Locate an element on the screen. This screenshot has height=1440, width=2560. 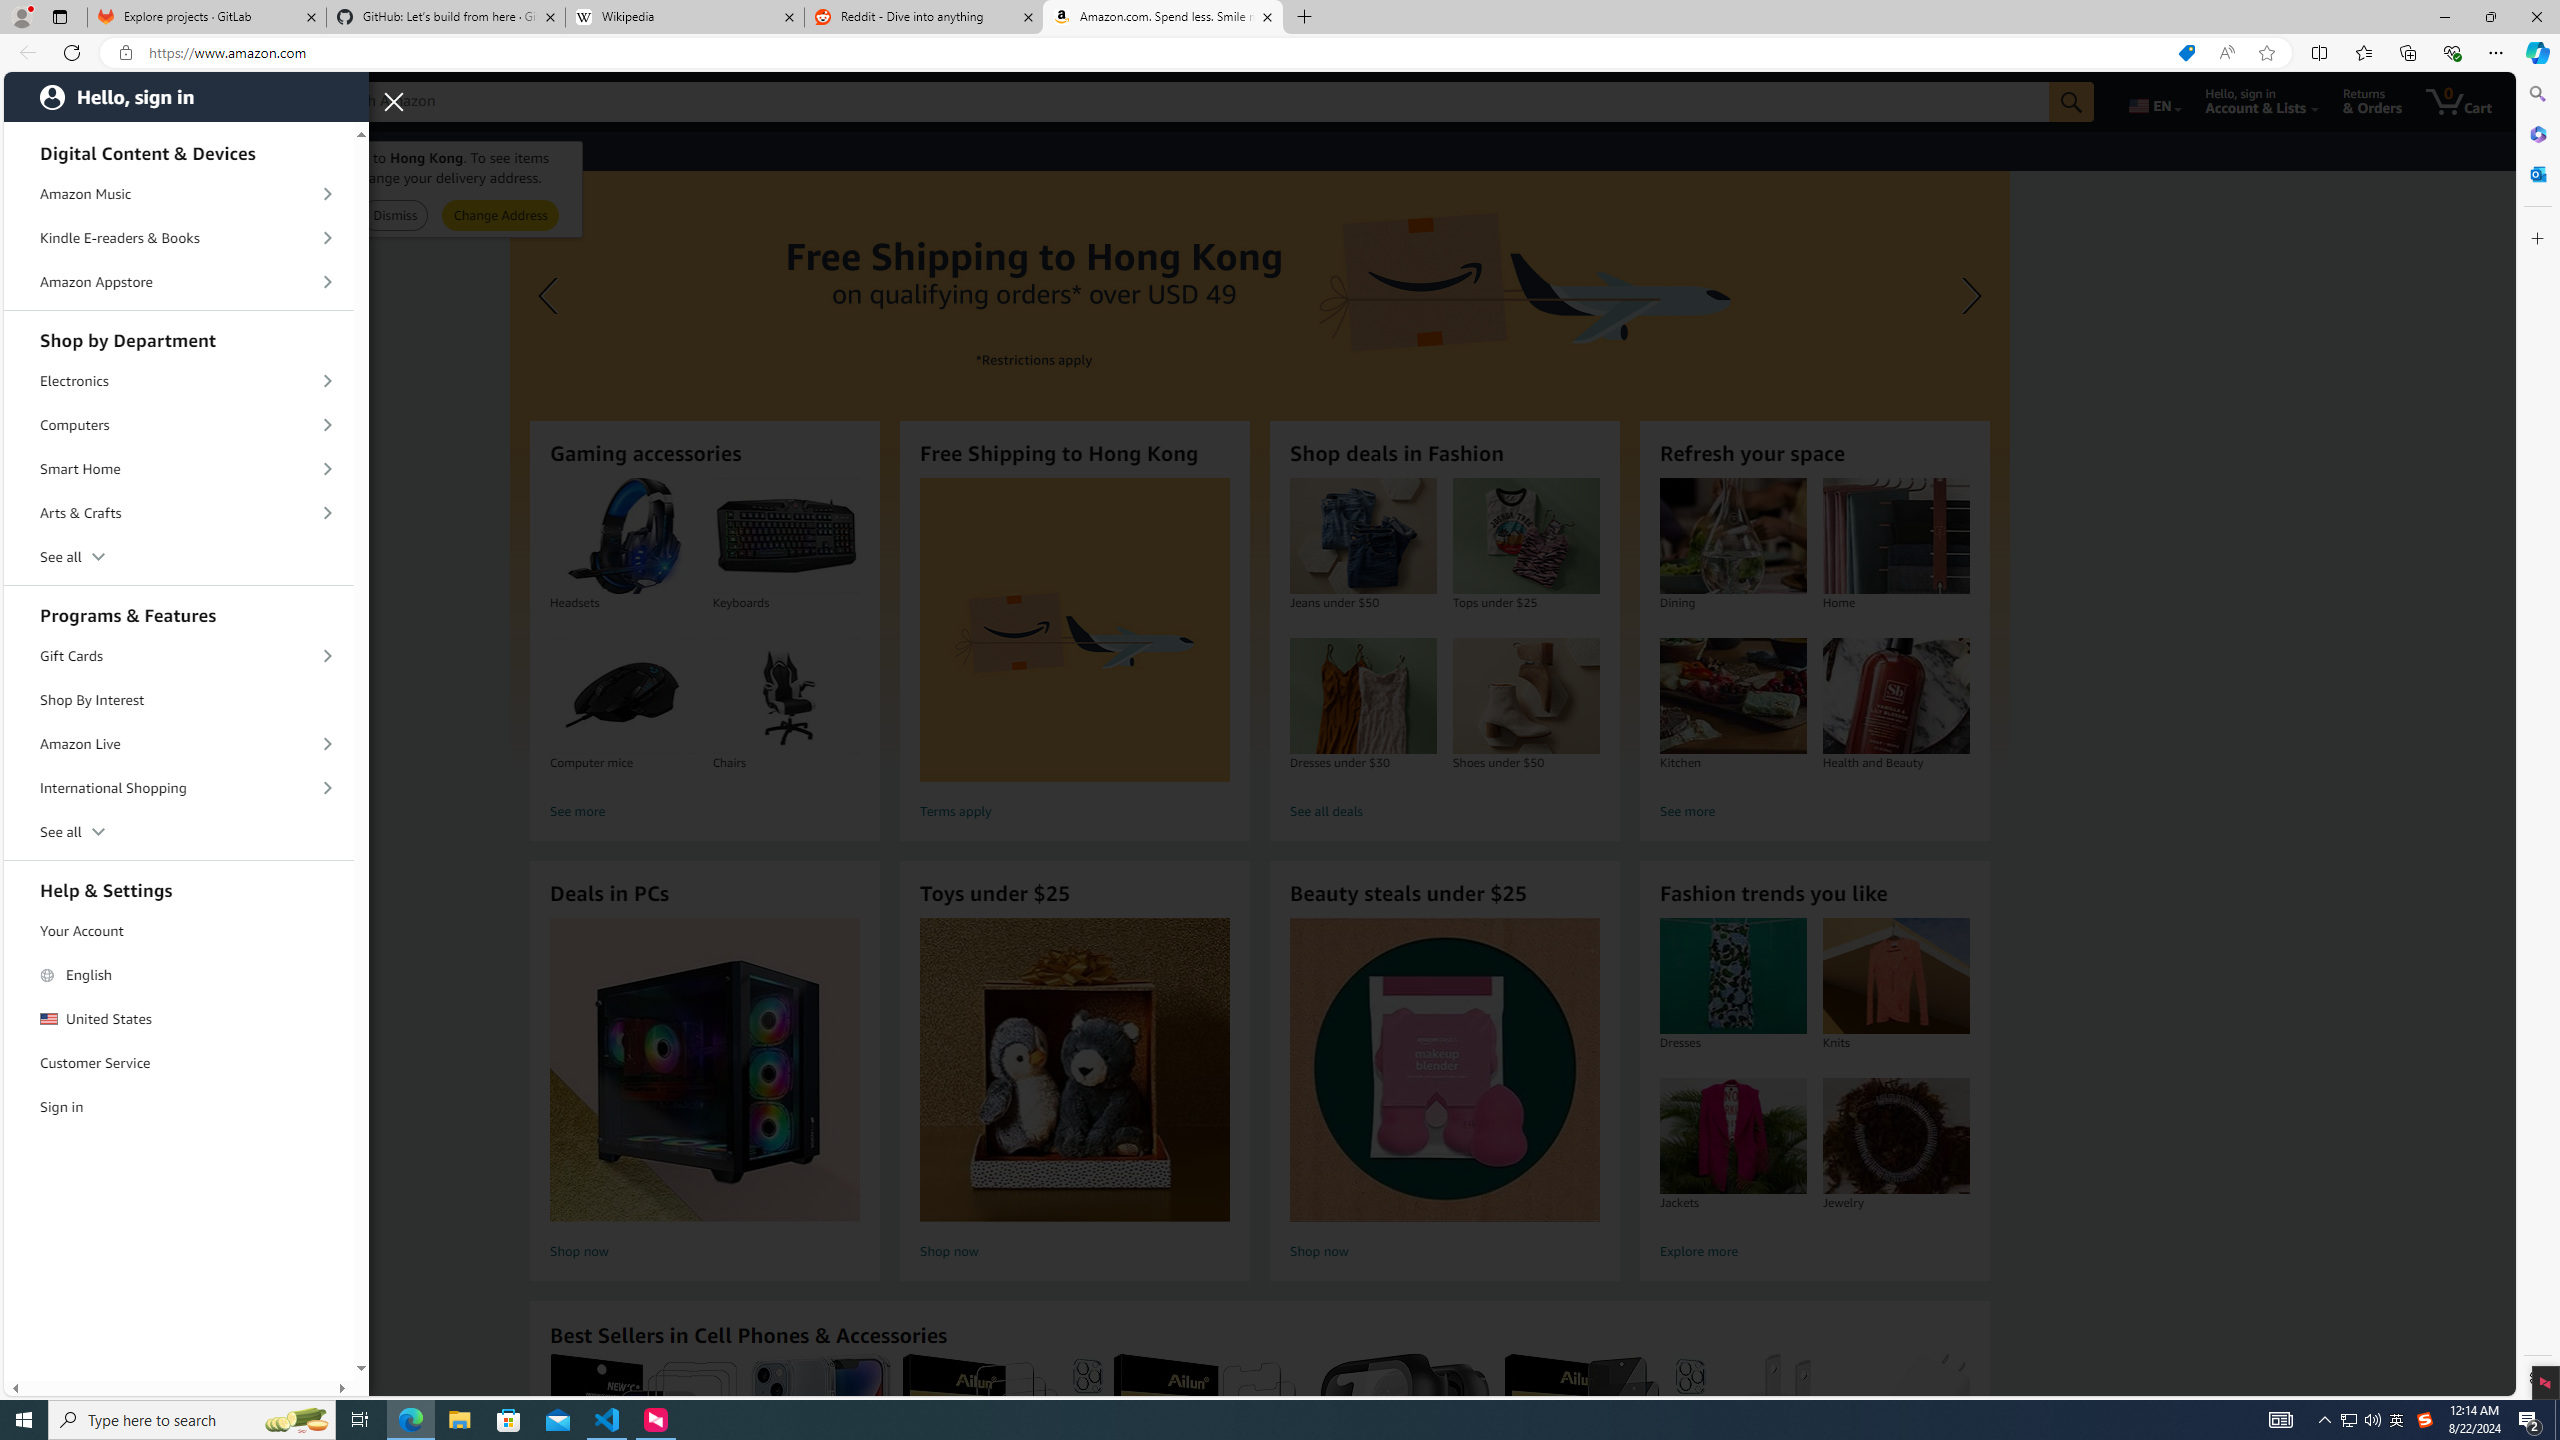
'Amazon Music' is located at coordinates (179, 195).